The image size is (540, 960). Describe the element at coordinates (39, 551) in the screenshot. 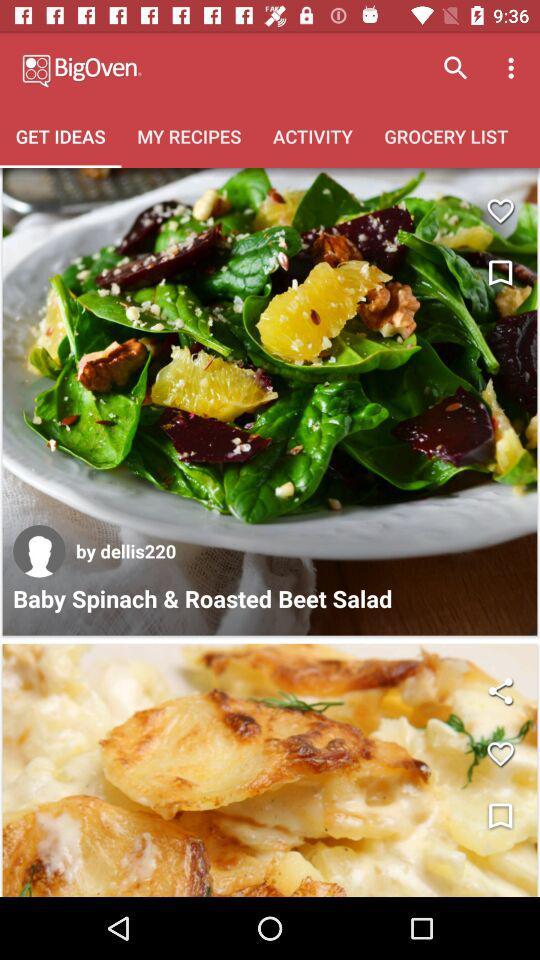

I see `profile icon` at that location.